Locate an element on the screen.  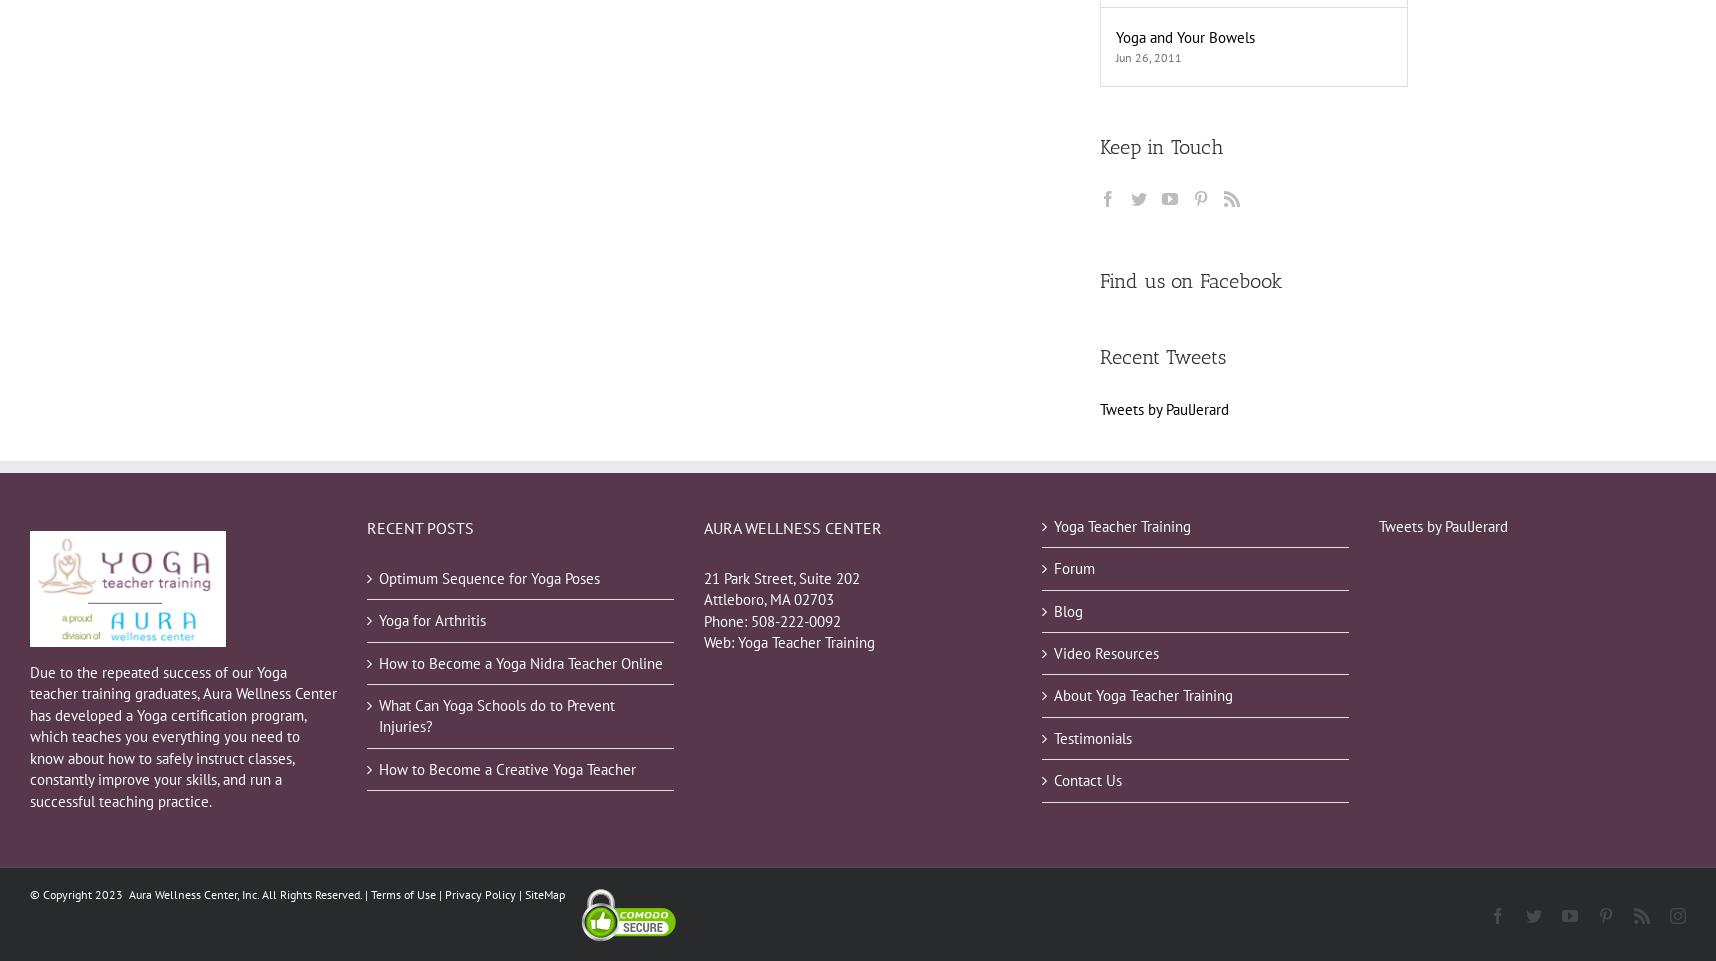
'How to Become a Yoga Nidra Teacher Online' is located at coordinates (519, 661).